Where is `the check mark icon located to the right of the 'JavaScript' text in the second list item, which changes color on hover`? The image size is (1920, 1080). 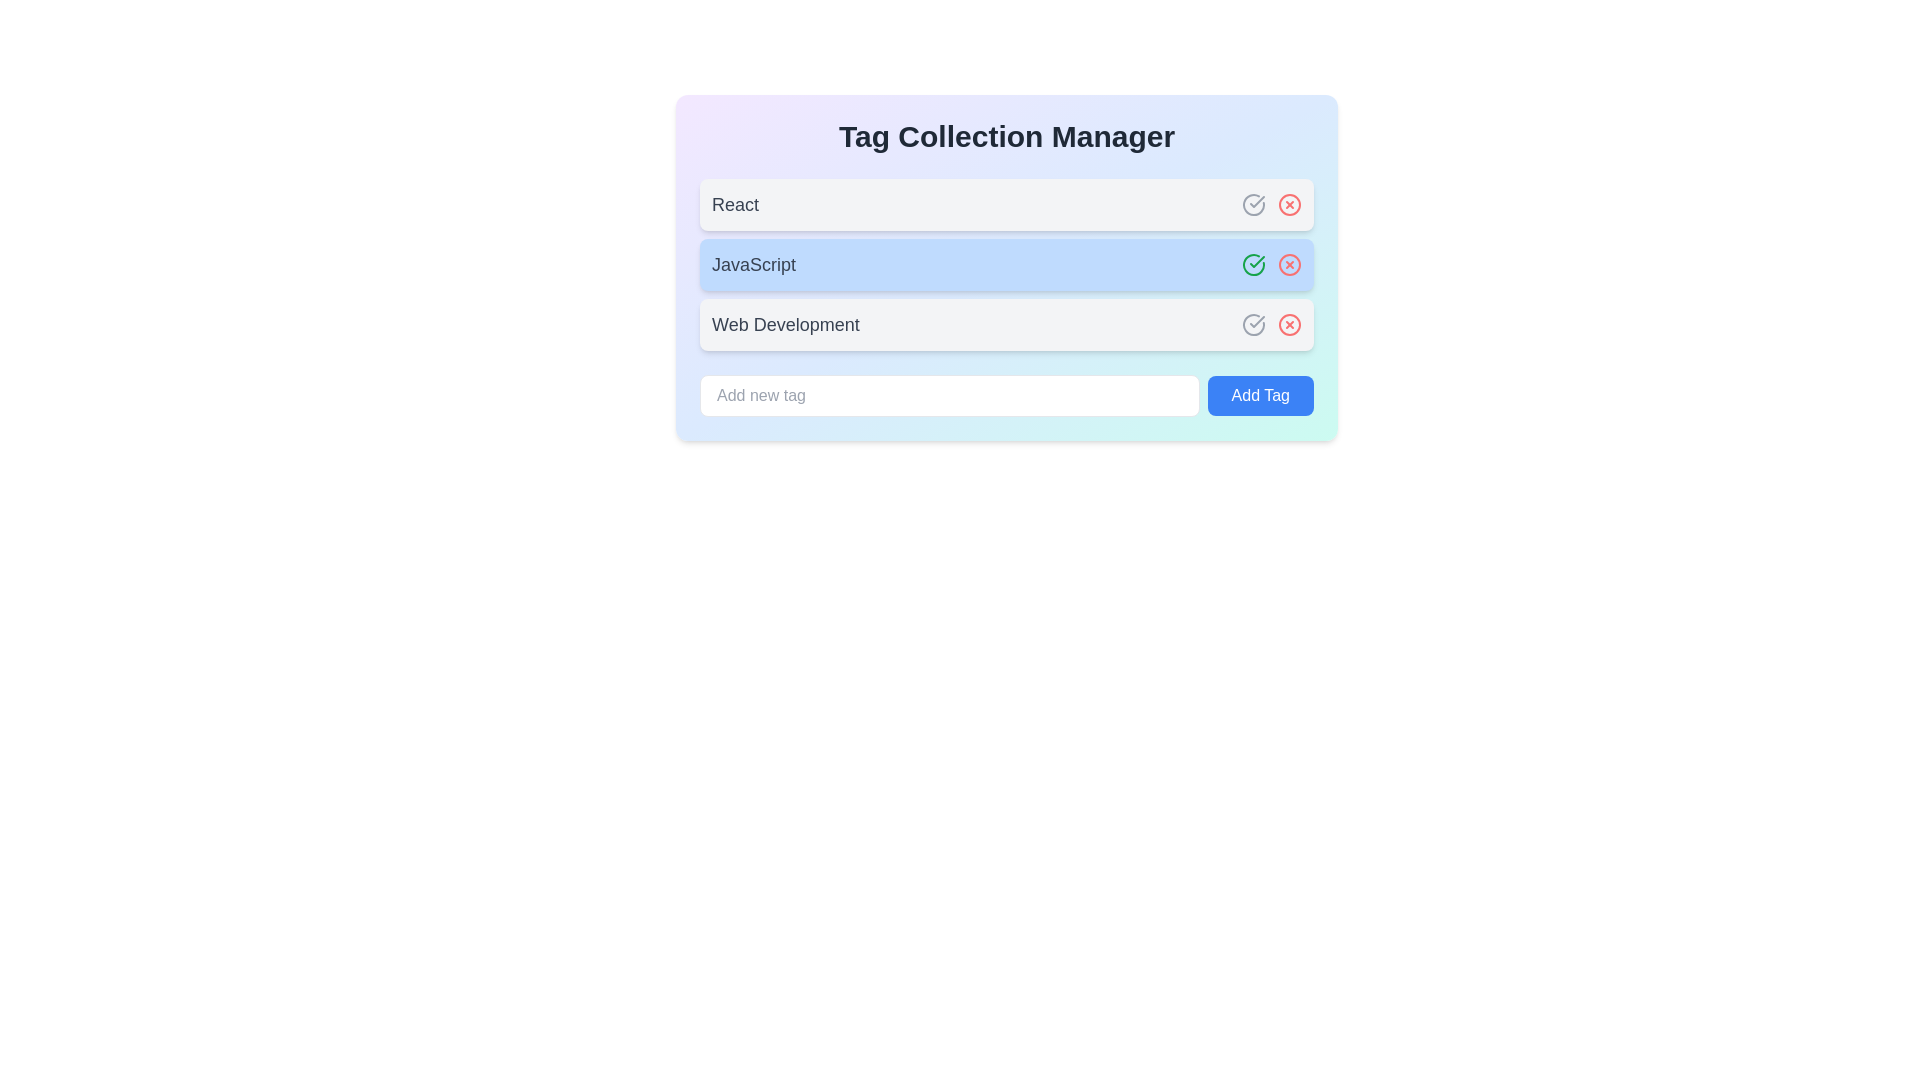
the check mark icon located to the right of the 'JavaScript' text in the second list item, which changes color on hover is located at coordinates (1256, 201).